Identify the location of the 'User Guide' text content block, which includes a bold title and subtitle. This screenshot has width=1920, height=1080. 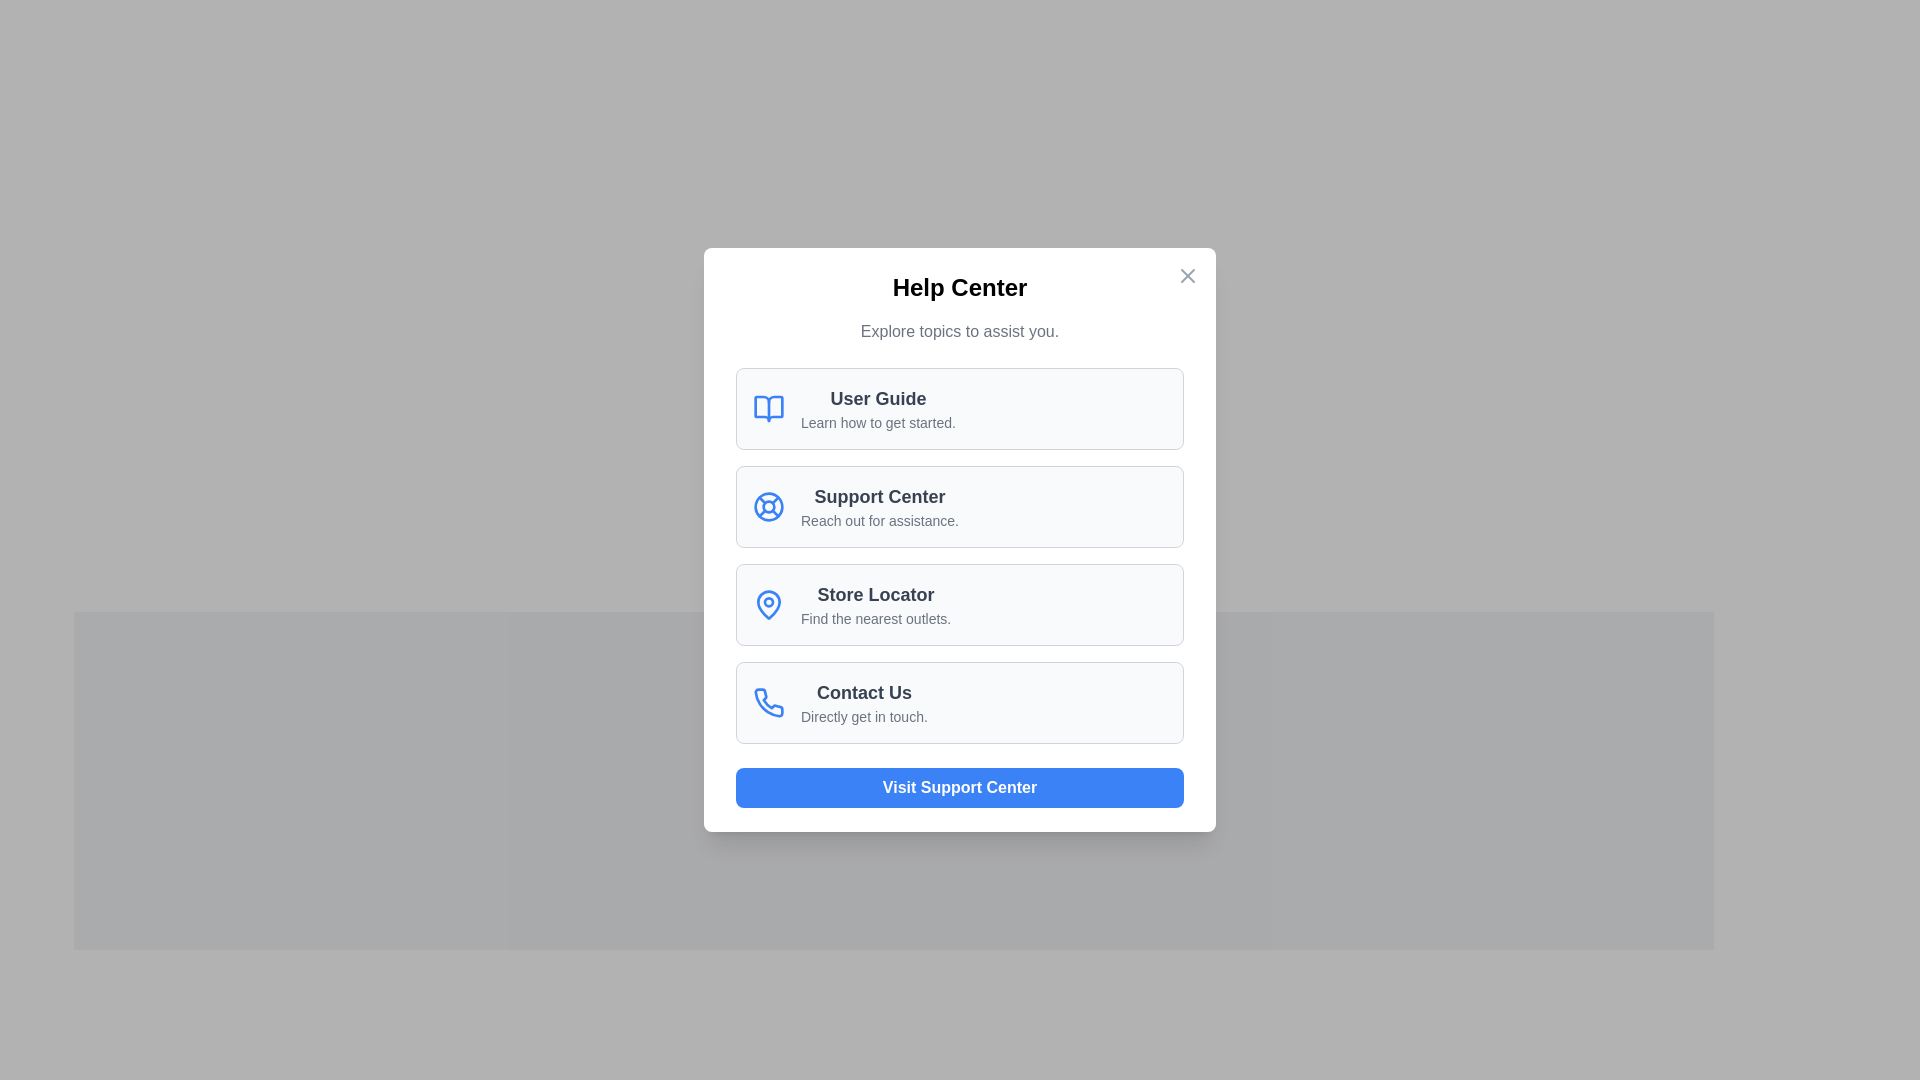
(878, 407).